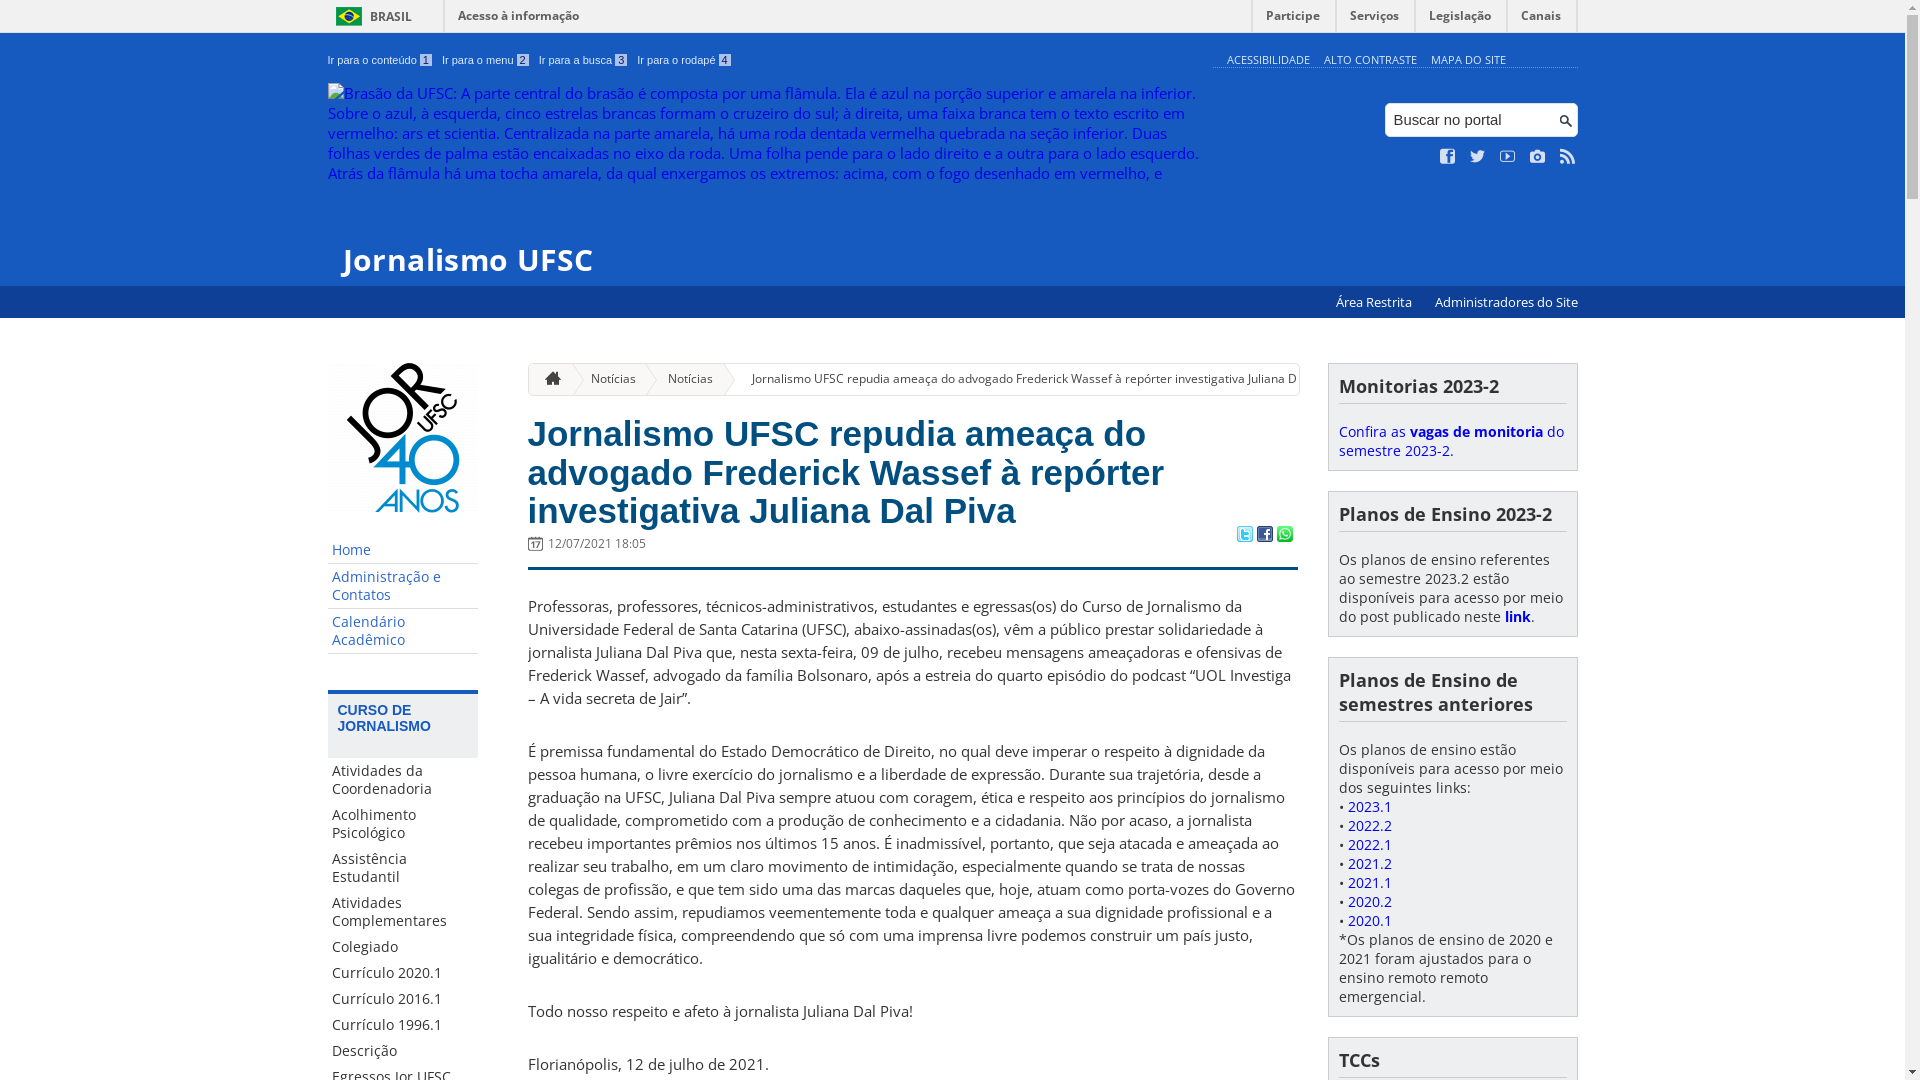 This screenshot has height=1080, width=1920. Describe the element at coordinates (538, 59) in the screenshot. I see `'Ir para a busca 3'` at that location.